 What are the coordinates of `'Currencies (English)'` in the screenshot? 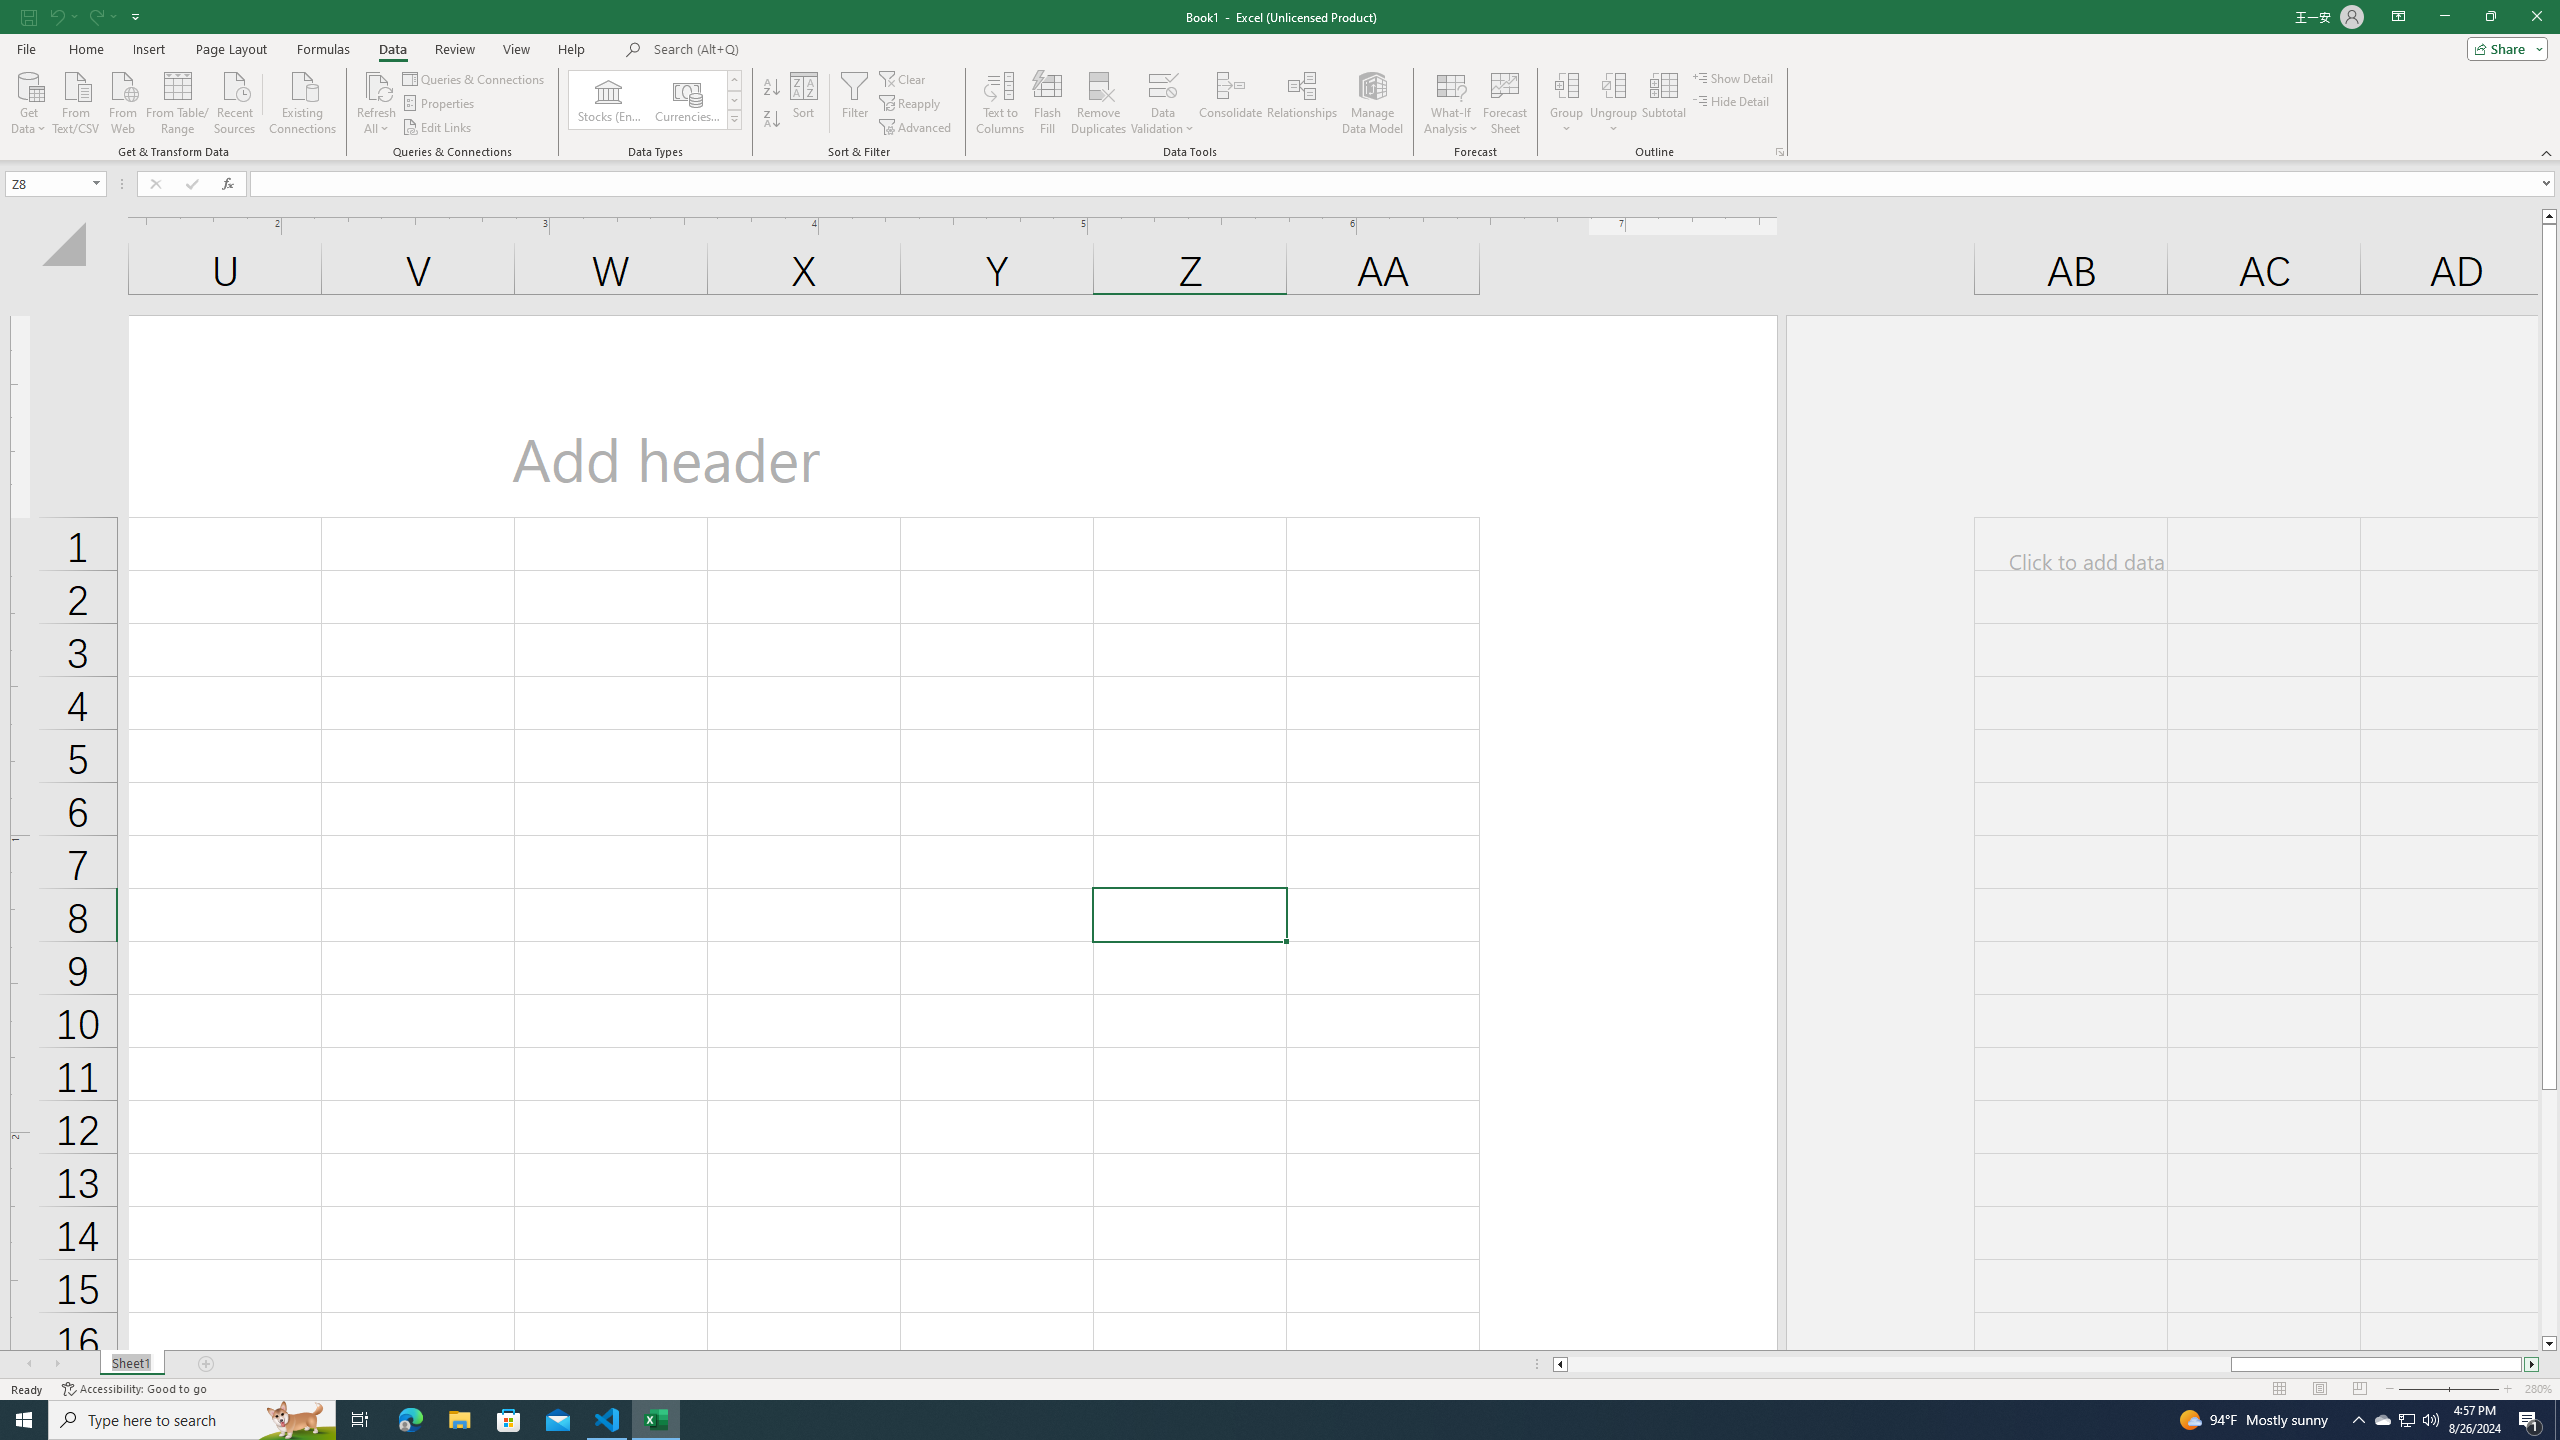 It's located at (686, 99).